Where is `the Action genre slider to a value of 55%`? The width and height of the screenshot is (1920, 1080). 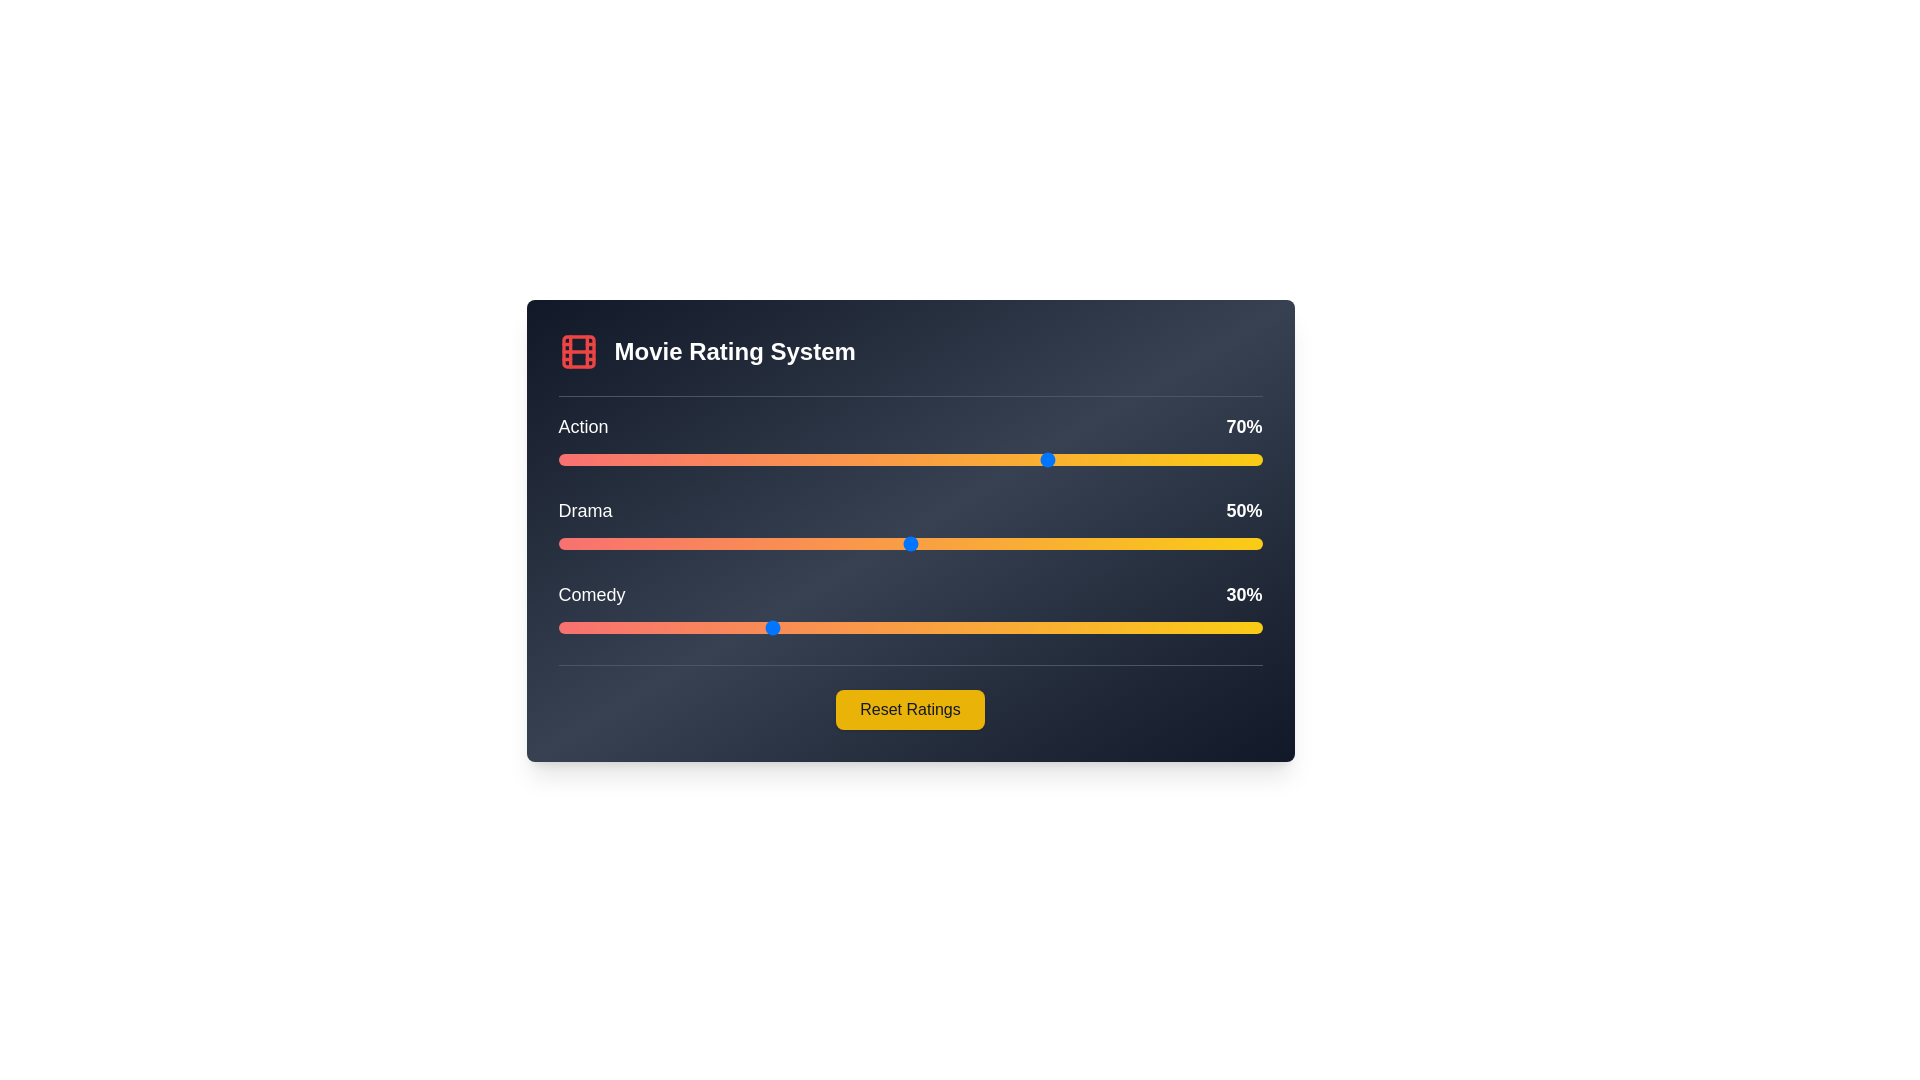
the Action genre slider to a value of 55% is located at coordinates (944, 459).